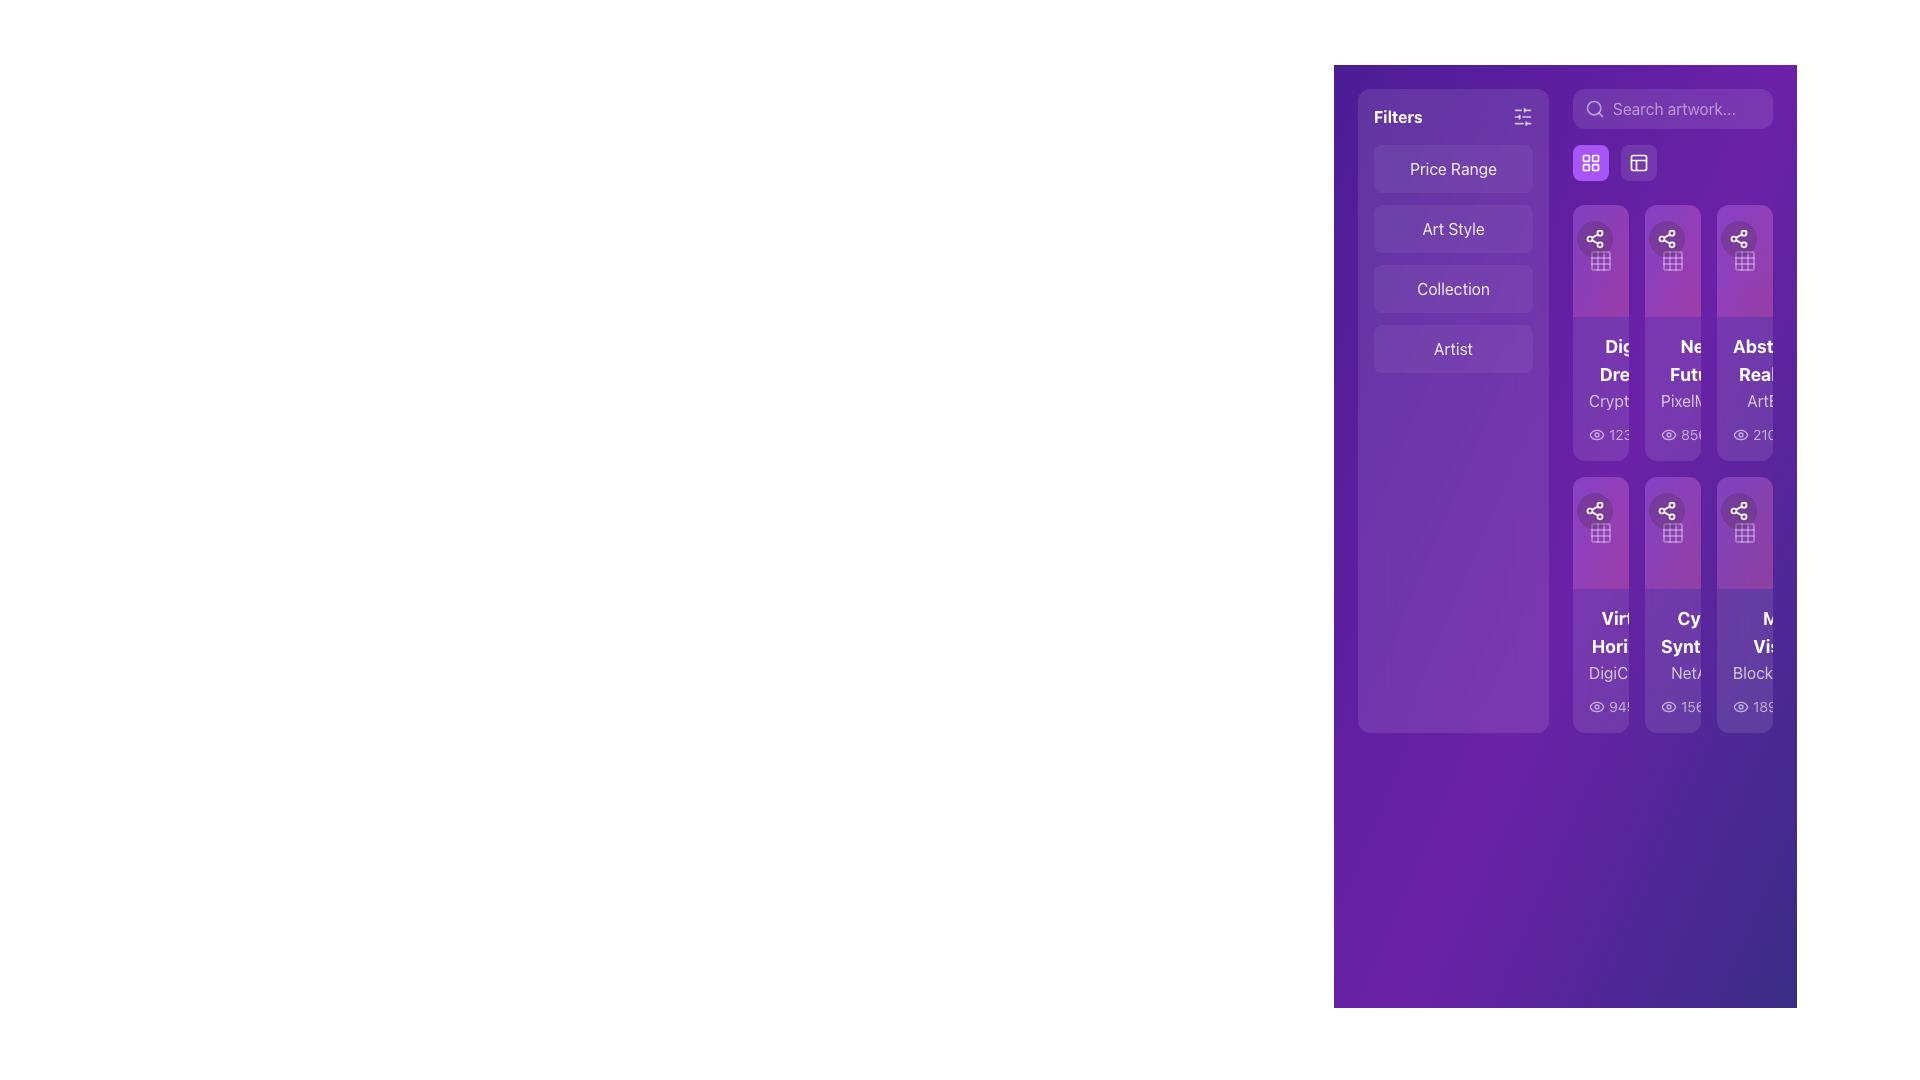 Image resolution: width=1920 pixels, height=1080 pixels. I want to click on the fourth button in the vertically arranged group under the 'Filters' section, so click(1453, 347).